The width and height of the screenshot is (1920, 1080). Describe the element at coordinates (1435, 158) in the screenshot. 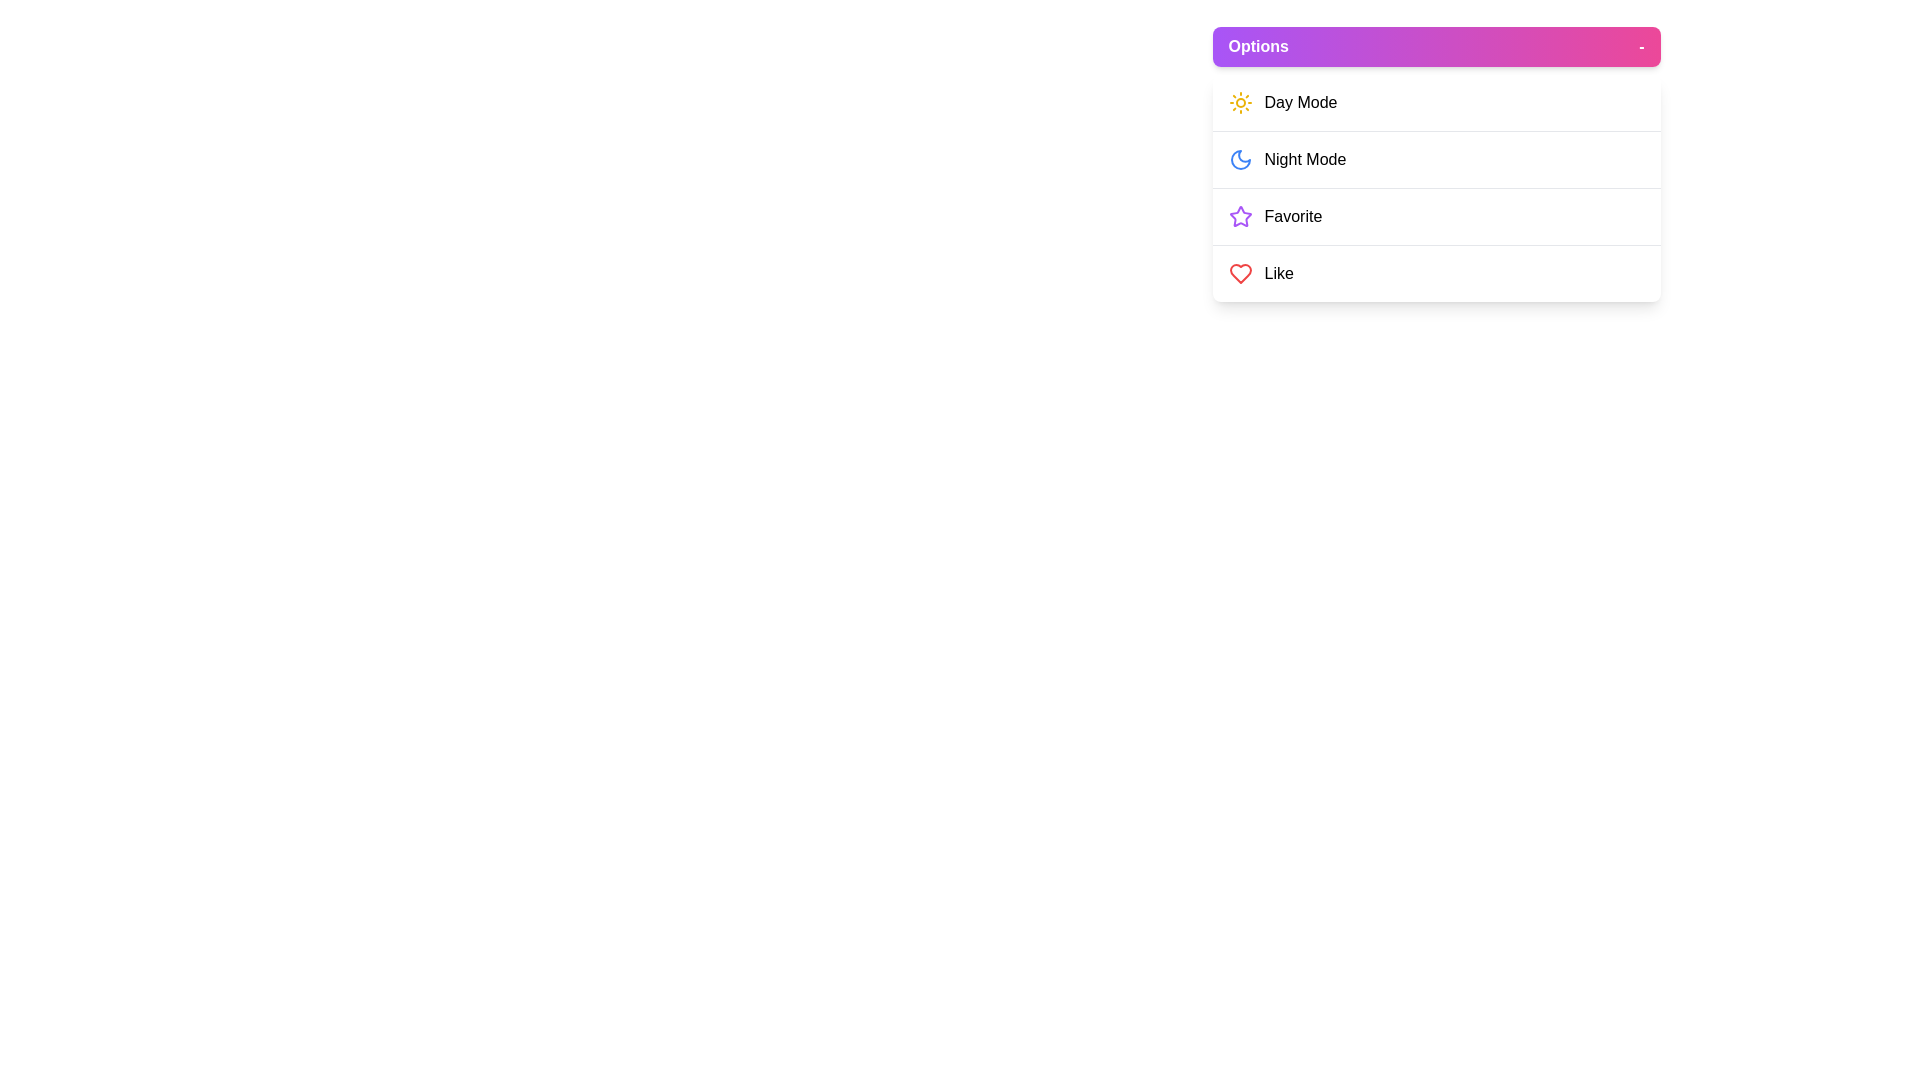

I see `the menu option Night Mode from the ApplicationMenu` at that location.